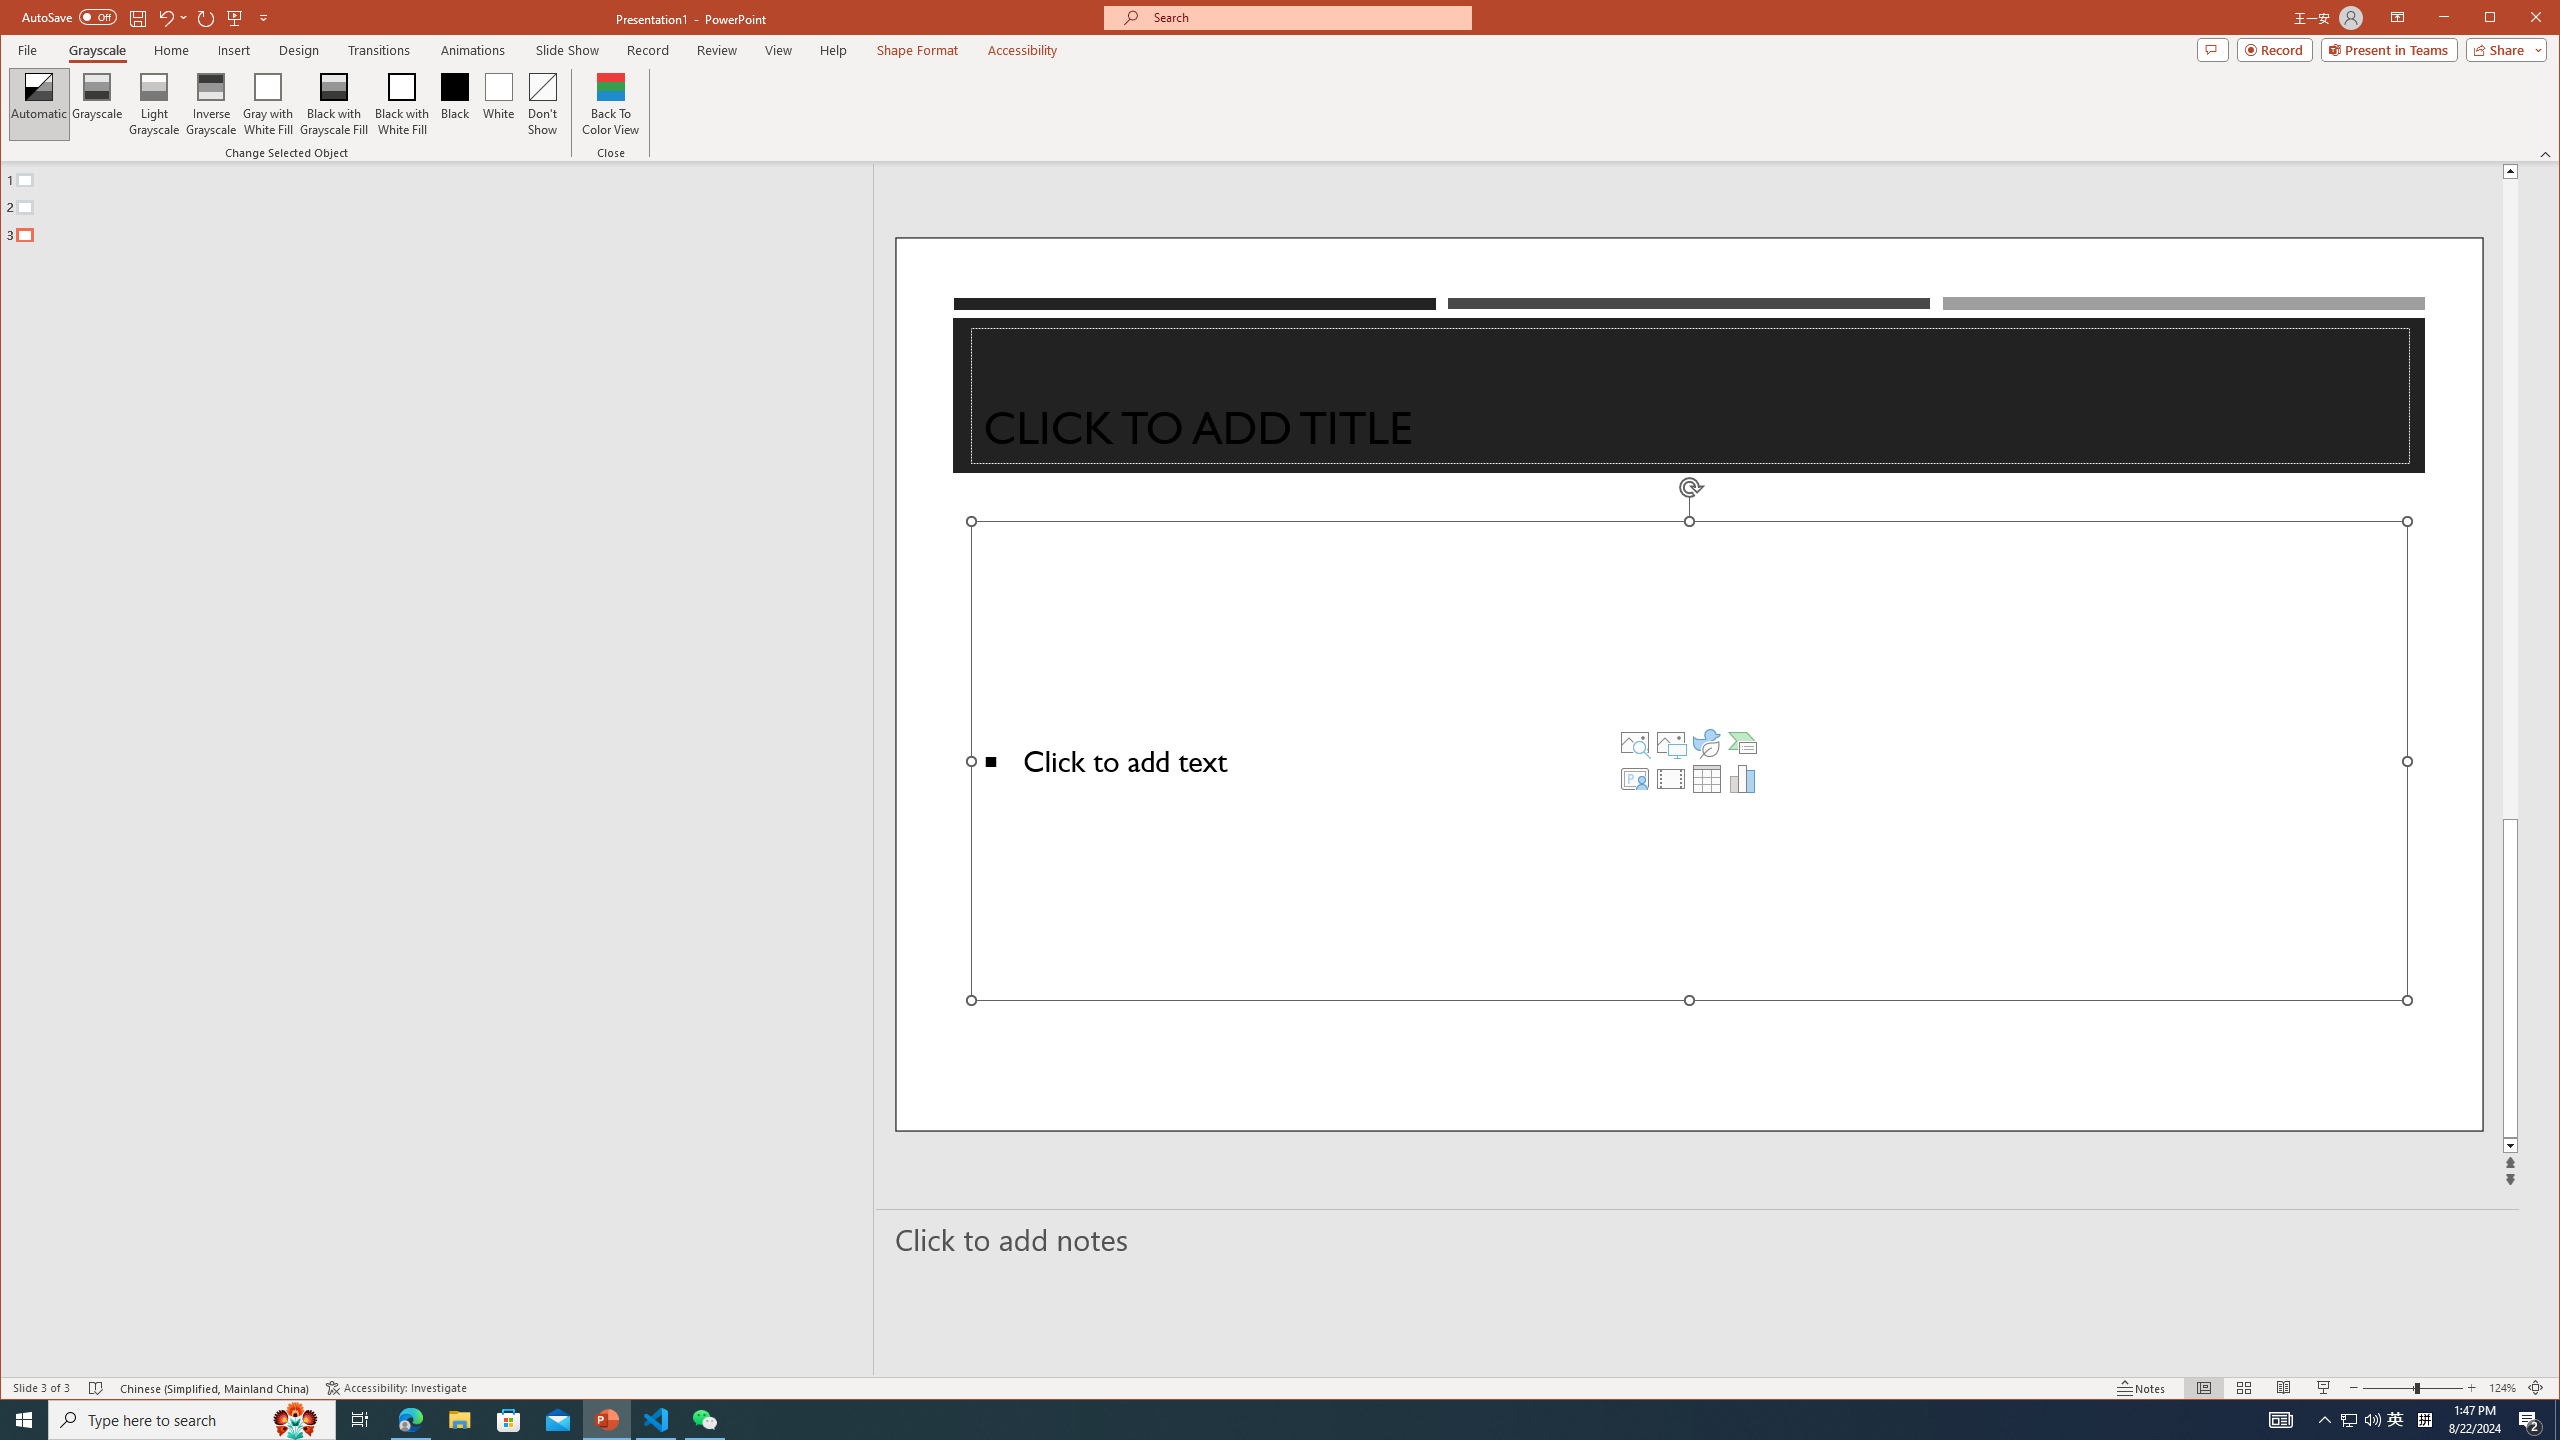 This screenshot has height=1440, width=2560. I want to click on 'Insert Video', so click(1670, 778).